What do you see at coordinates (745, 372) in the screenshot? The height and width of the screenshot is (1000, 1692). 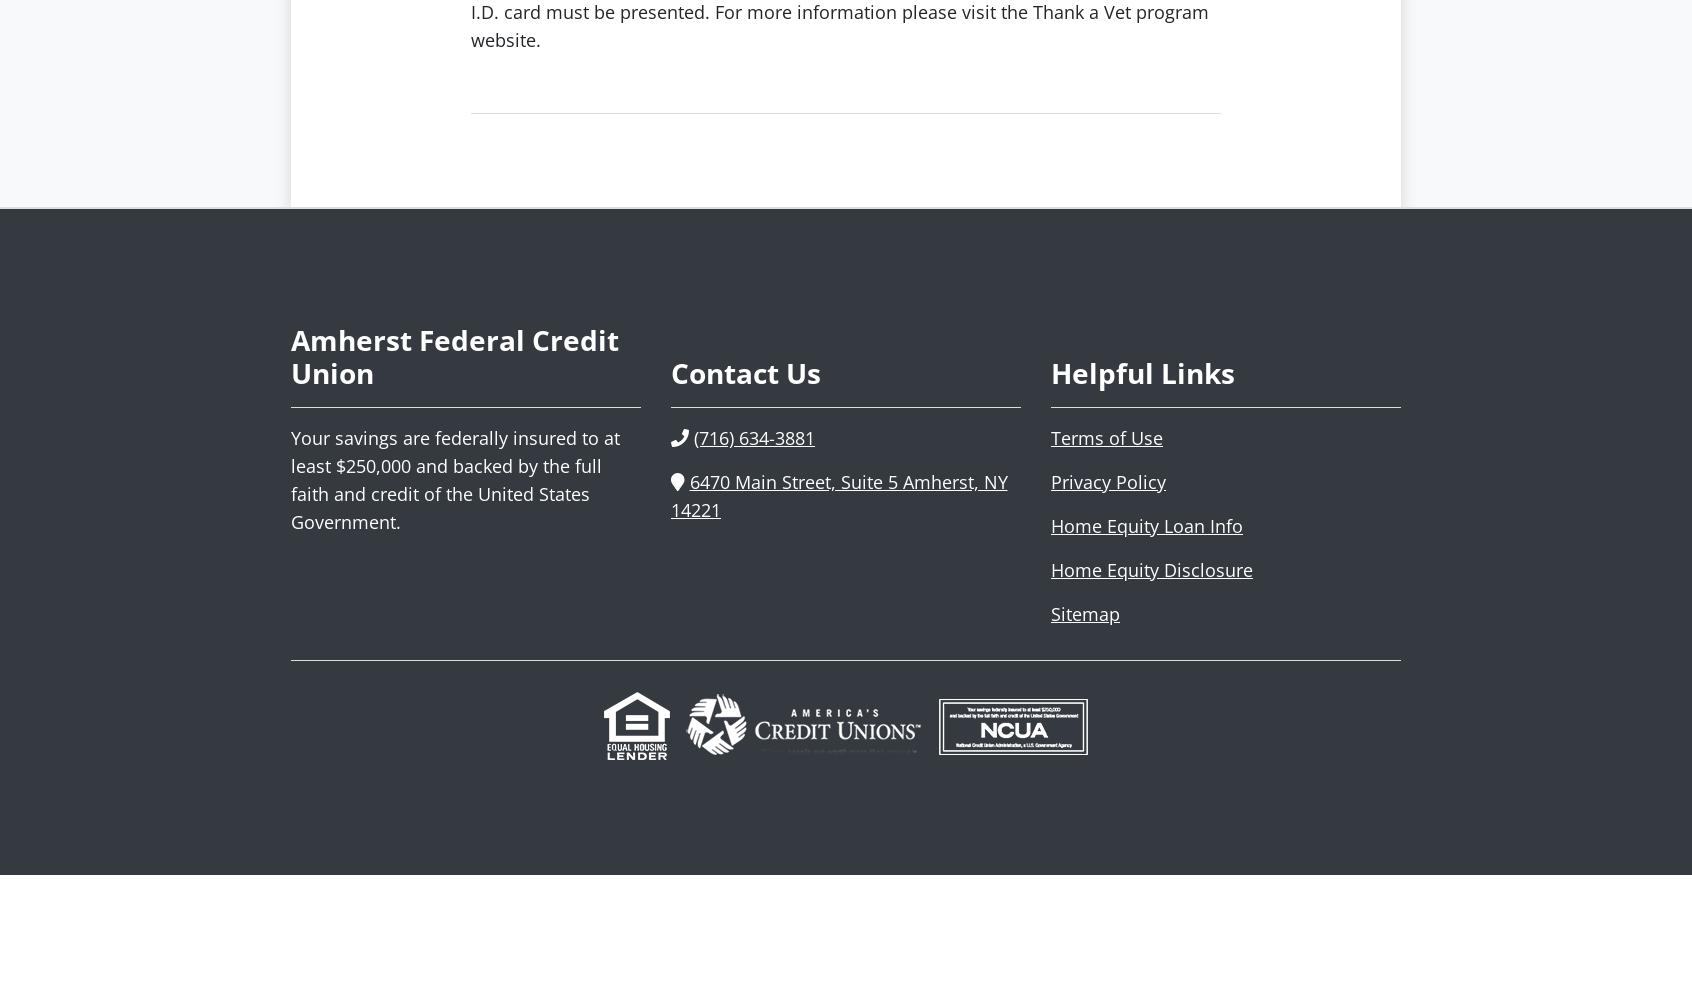 I see `'Contact Us'` at bounding box center [745, 372].